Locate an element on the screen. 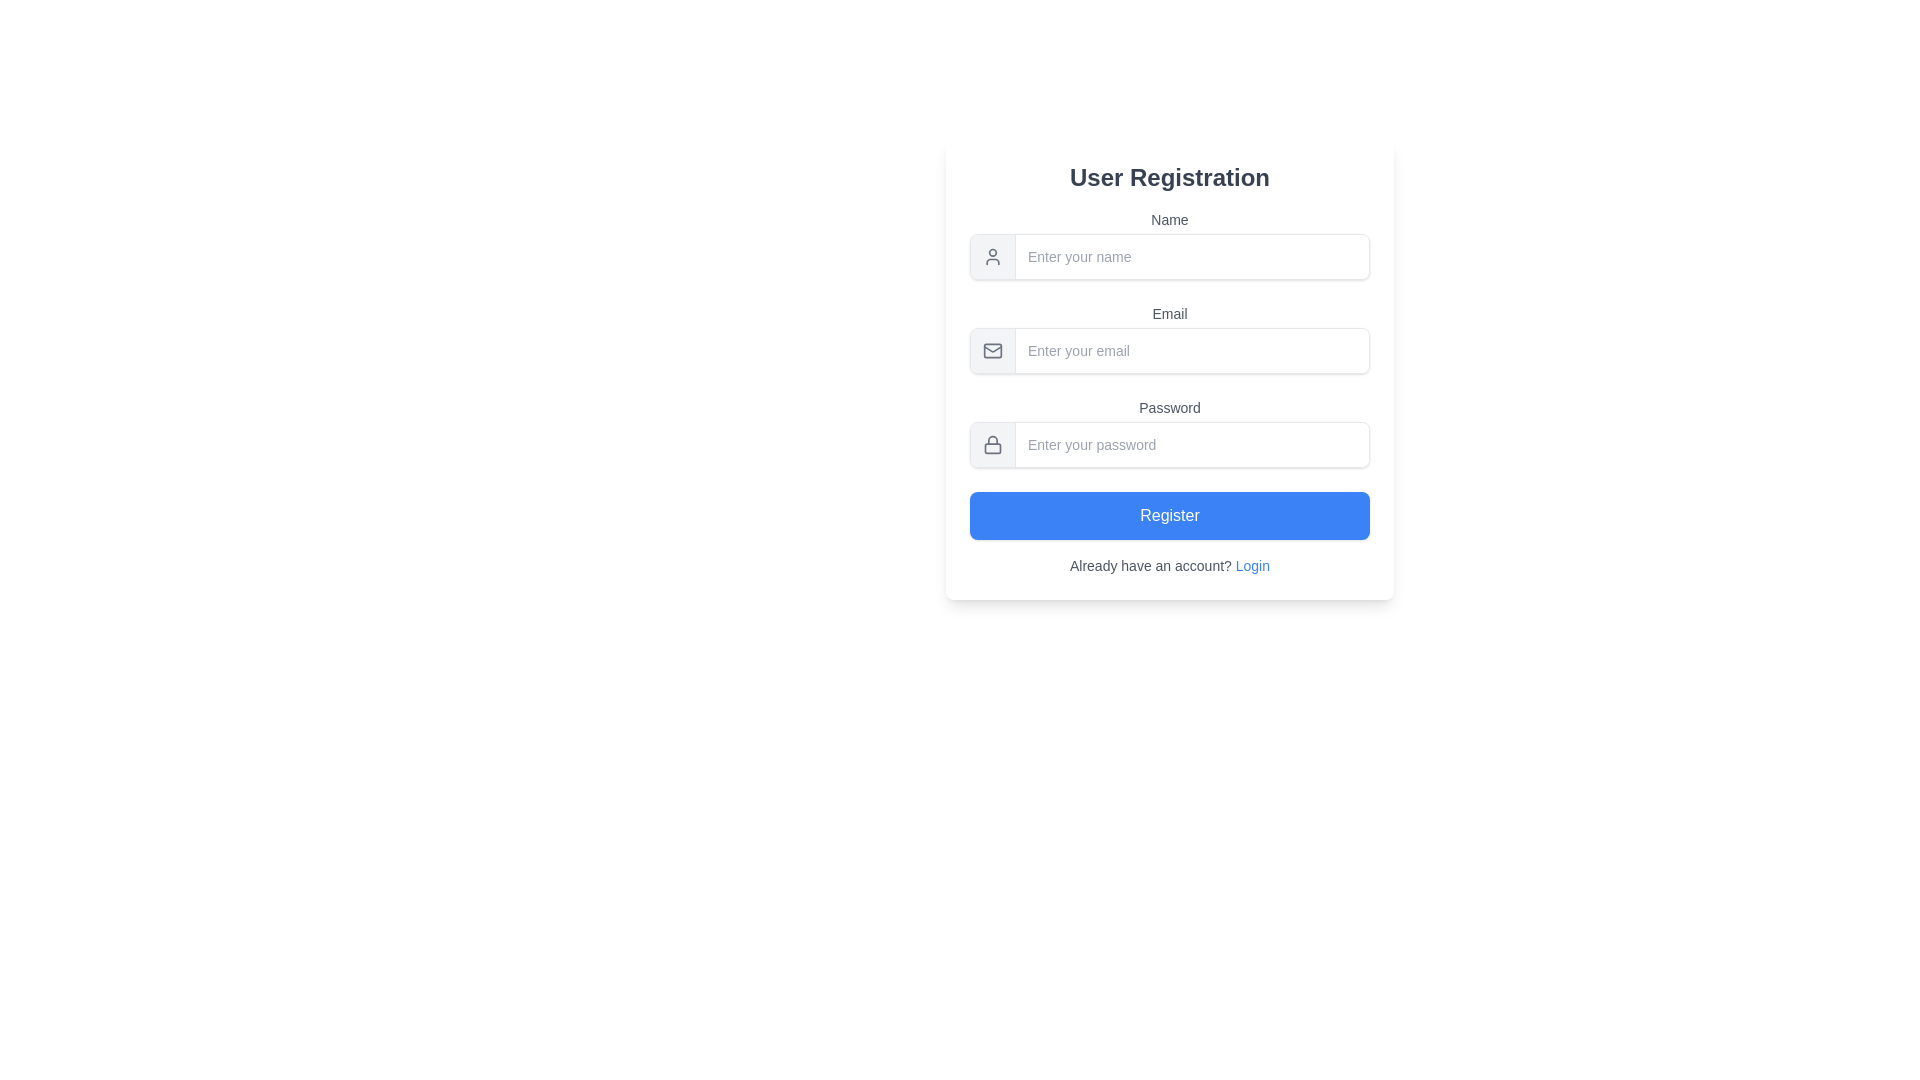 This screenshot has height=1080, width=1920. on the email input field, which is a rectangular box labeled 'Email' located below the 'Name' input field is located at coordinates (1170, 369).